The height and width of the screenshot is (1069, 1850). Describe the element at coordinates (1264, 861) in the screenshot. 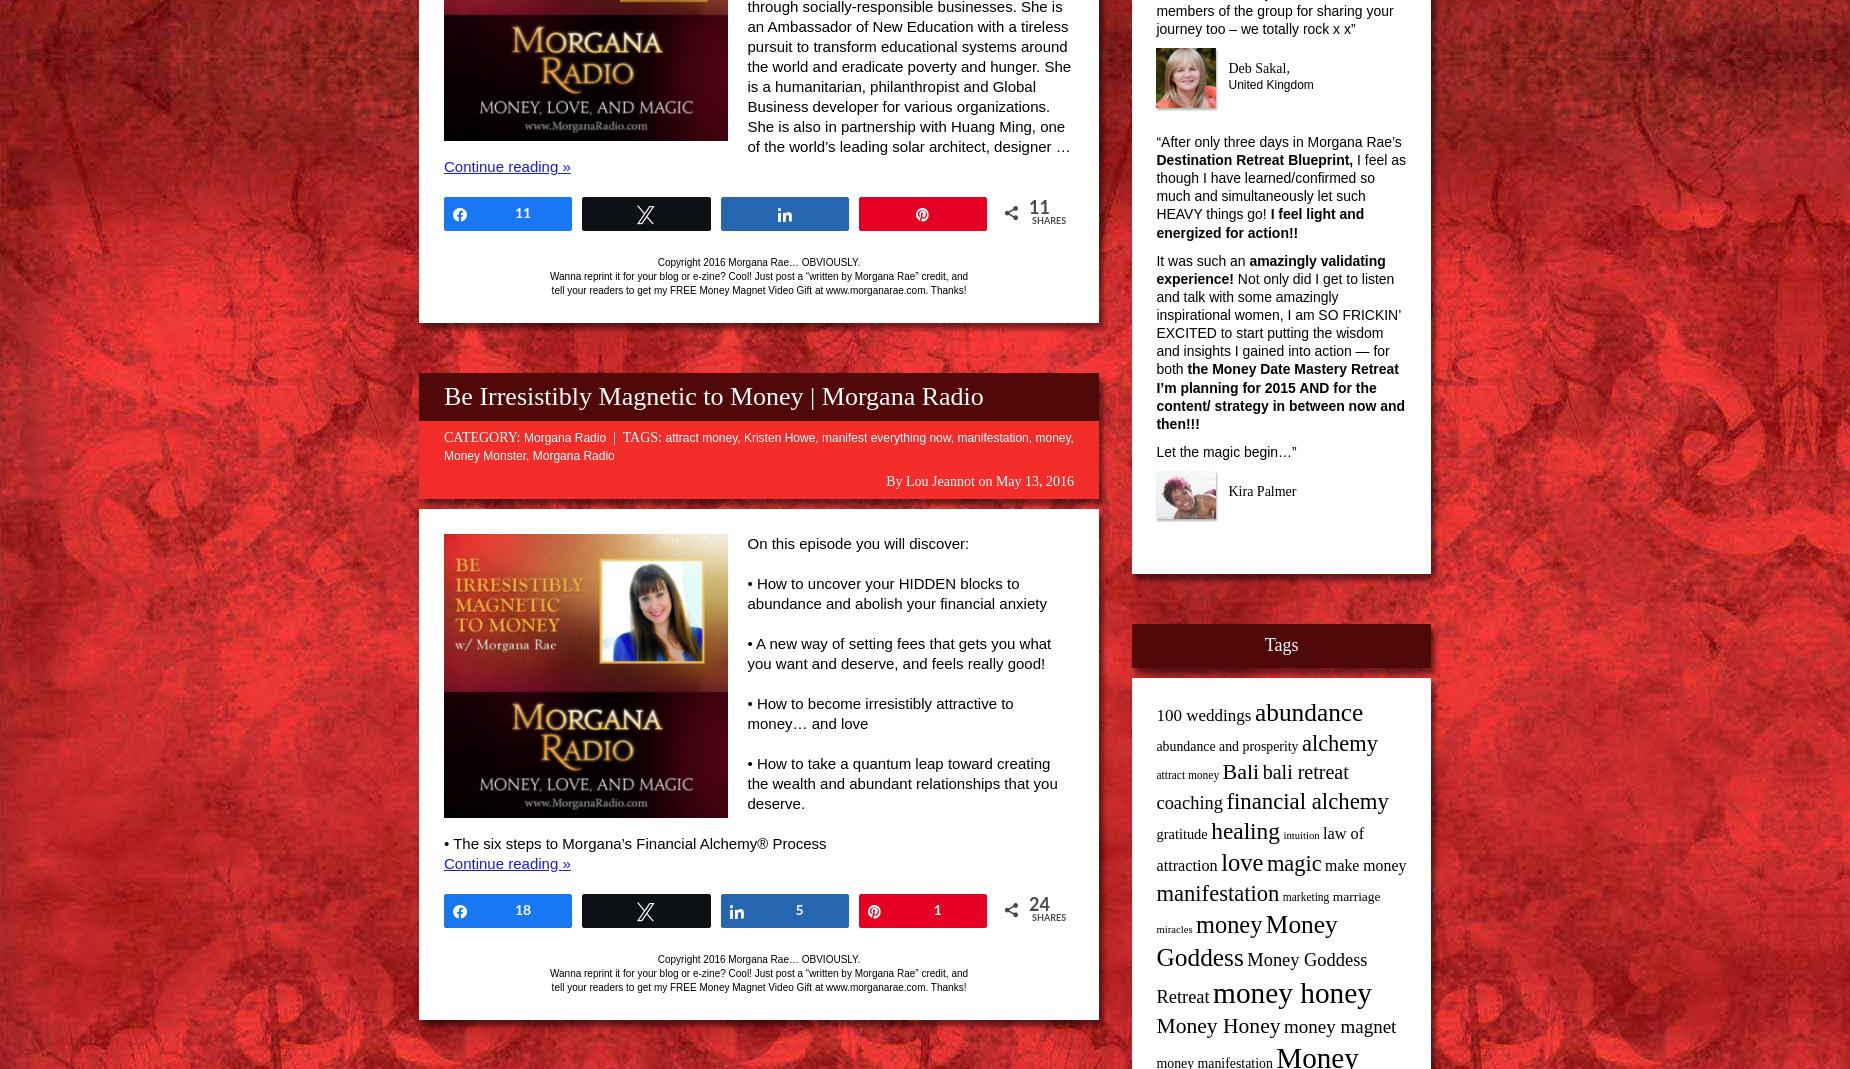

I see `'magic'` at that location.